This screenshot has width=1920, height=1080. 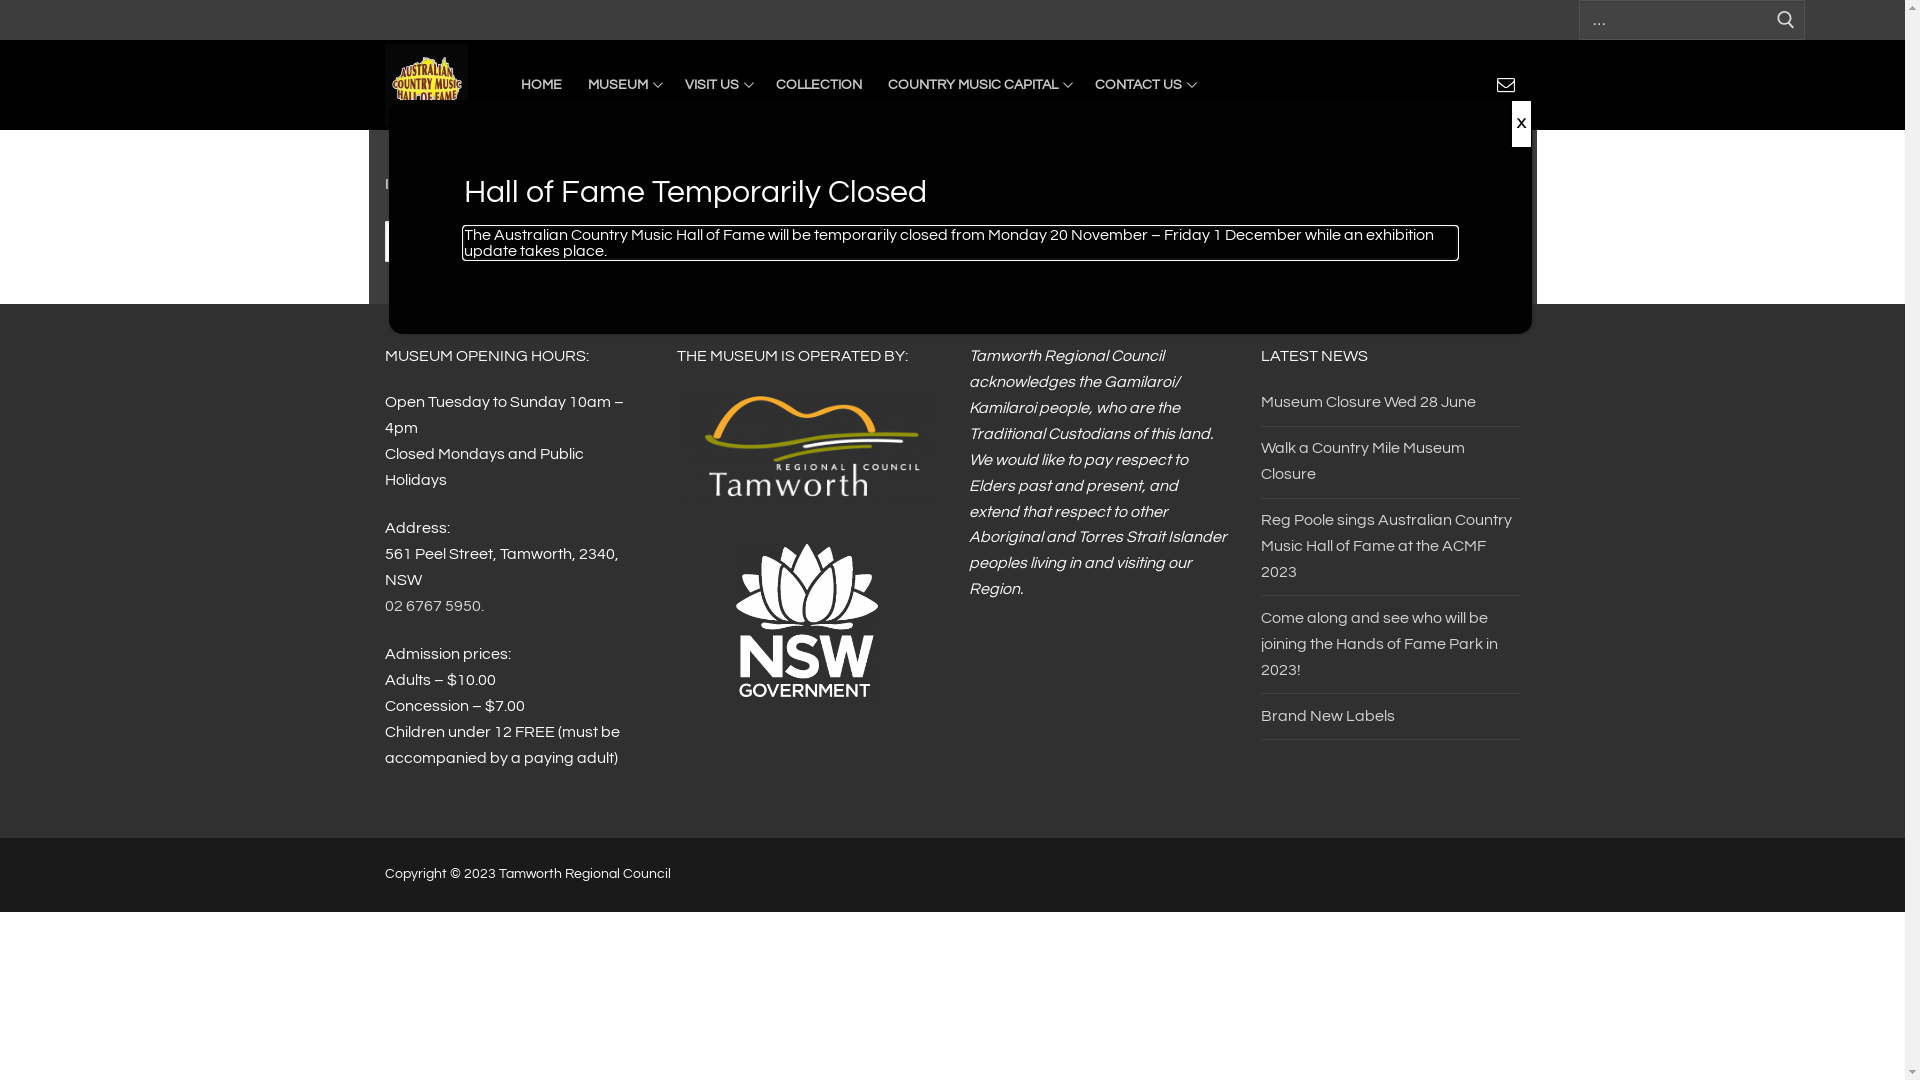 What do you see at coordinates (1506, 83) in the screenshot?
I see `'Mail'` at bounding box center [1506, 83].